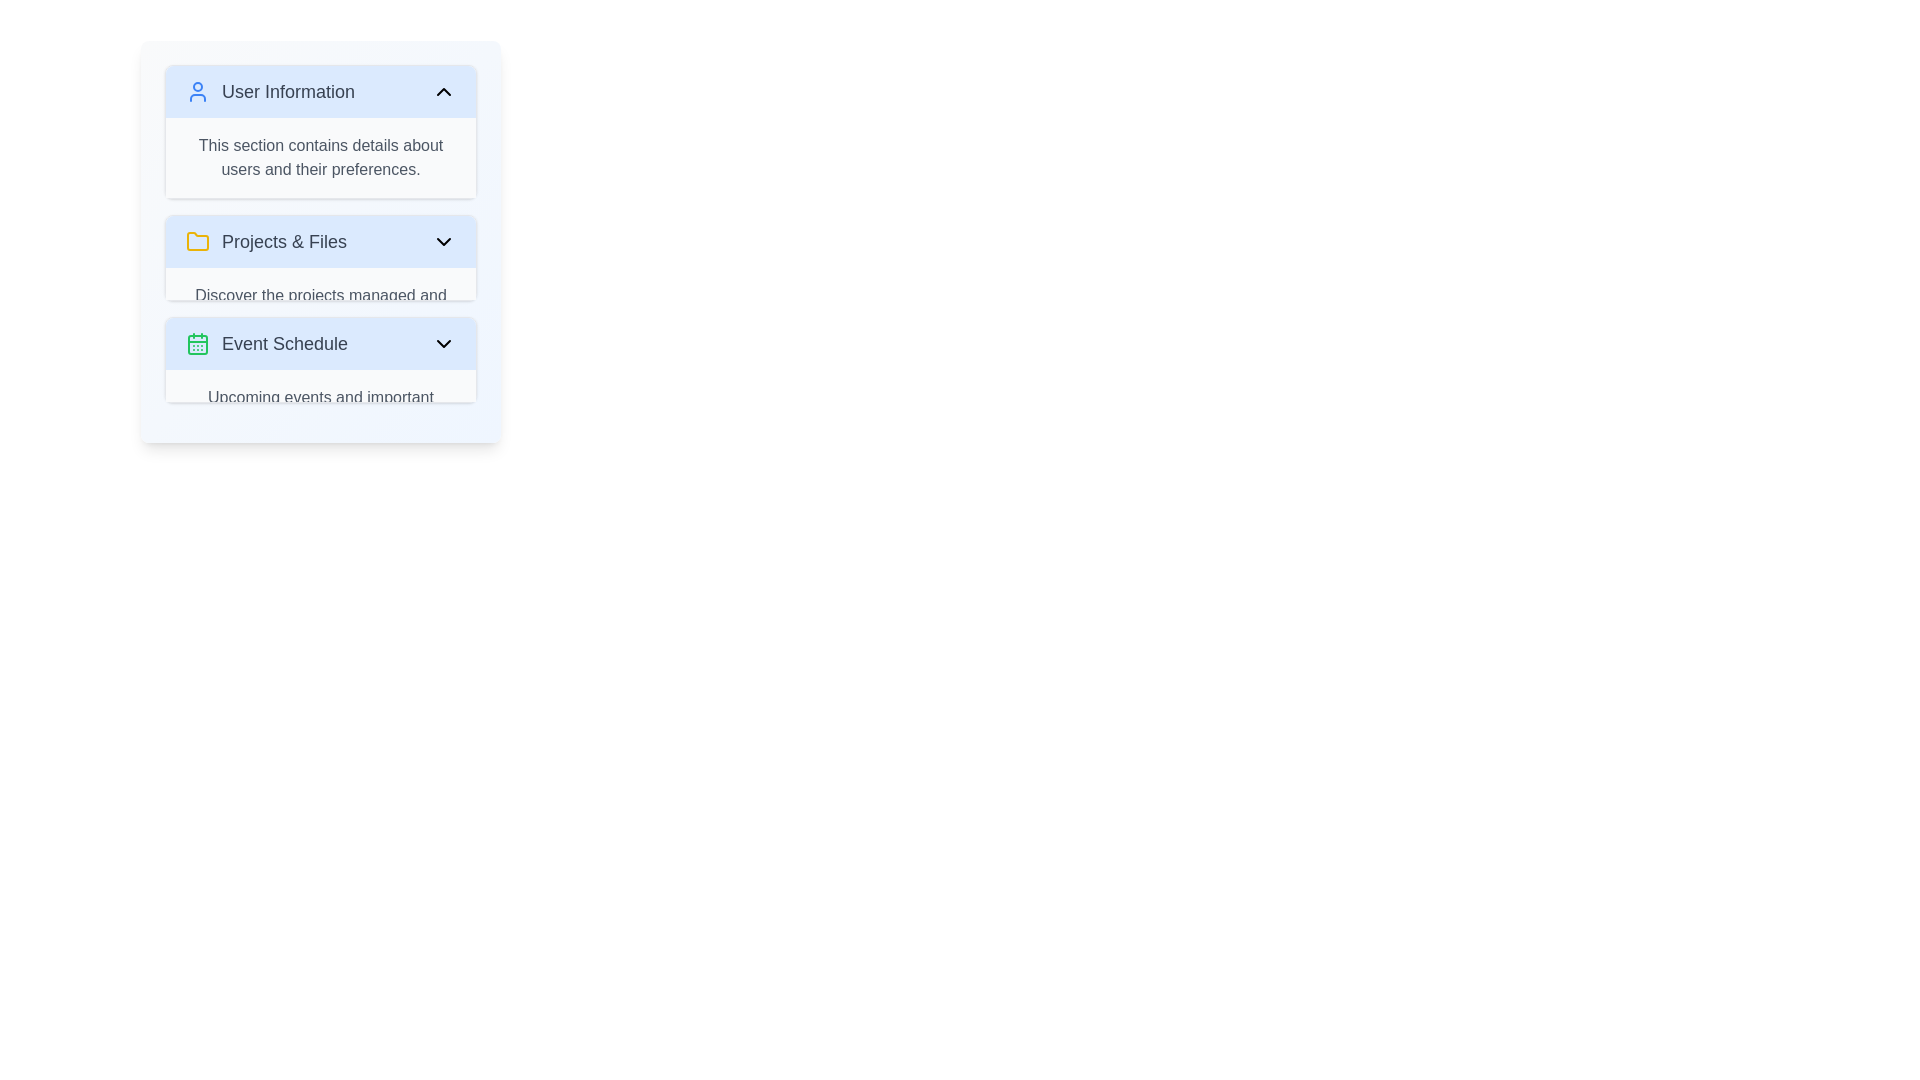  What do you see at coordinates (197, 343) in the screenshot?
I see `the 'Event Schedule' icon located in the third section of the vertical list, which visually indicates the content of the section` at bounding box center [197, 343].